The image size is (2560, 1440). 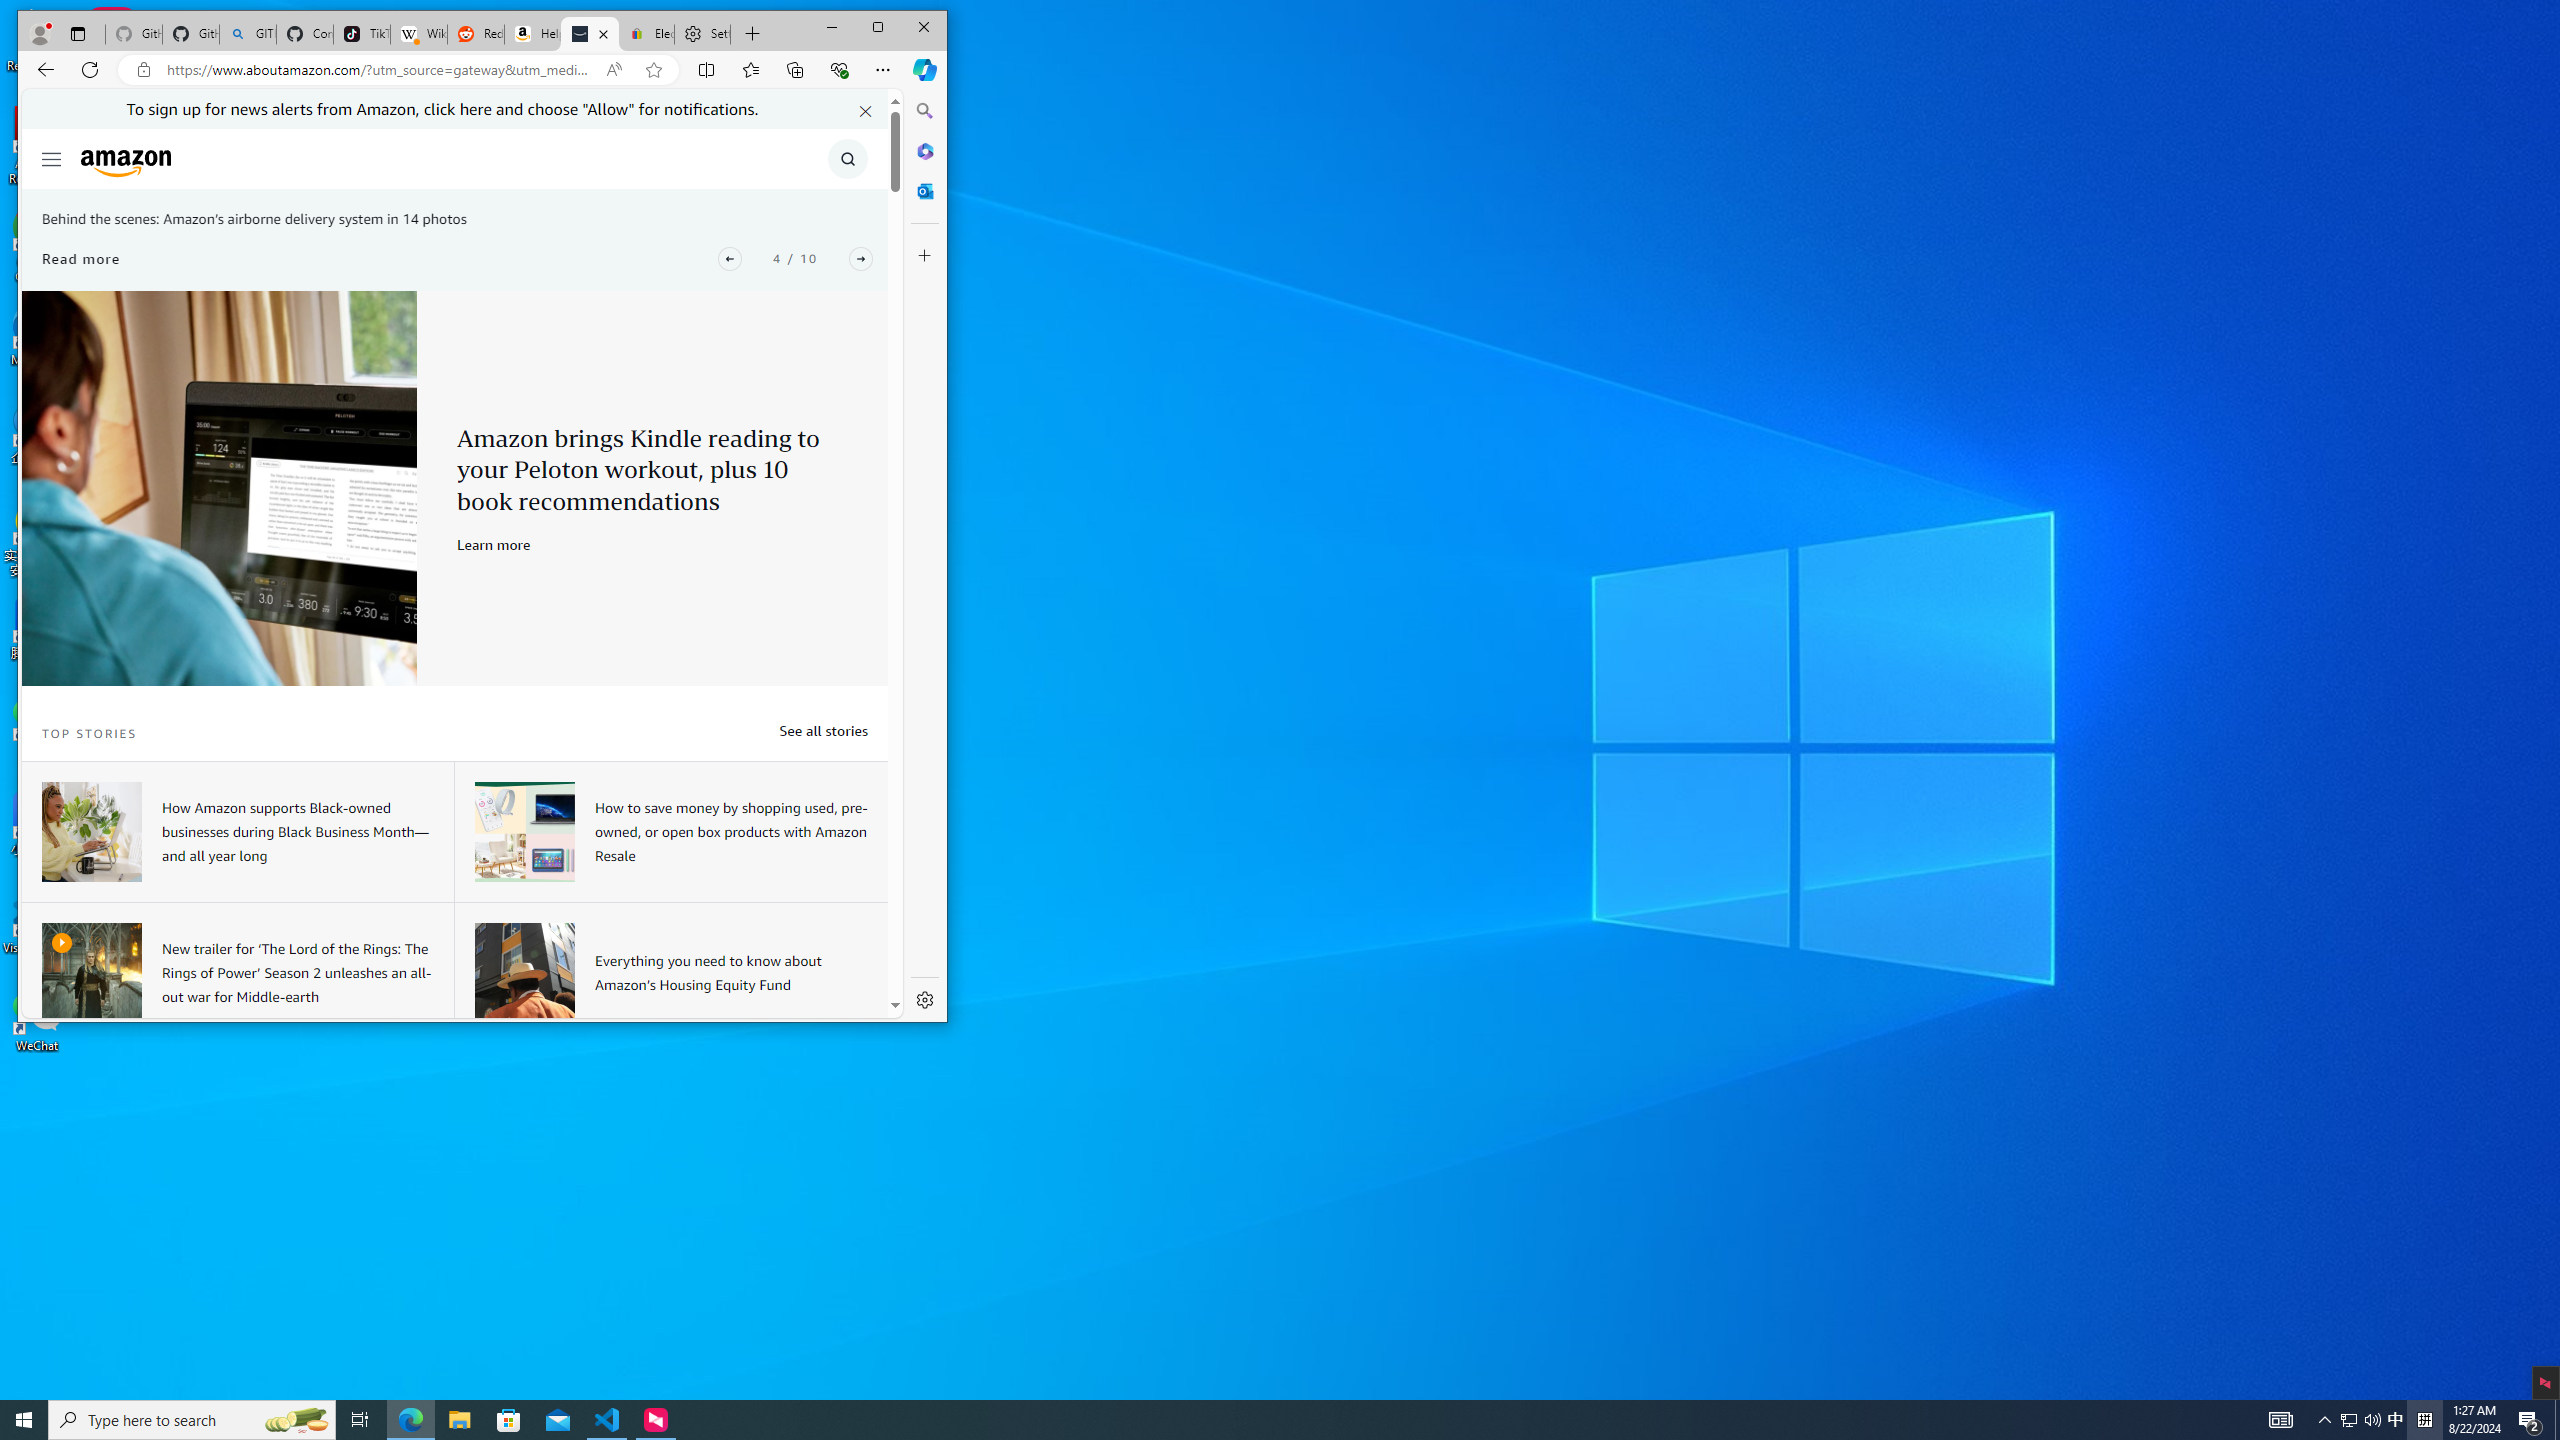 What do you see at coordinates (860, 258) in the screenshot?
I see `'Next'` at bounding box center [860, 258].